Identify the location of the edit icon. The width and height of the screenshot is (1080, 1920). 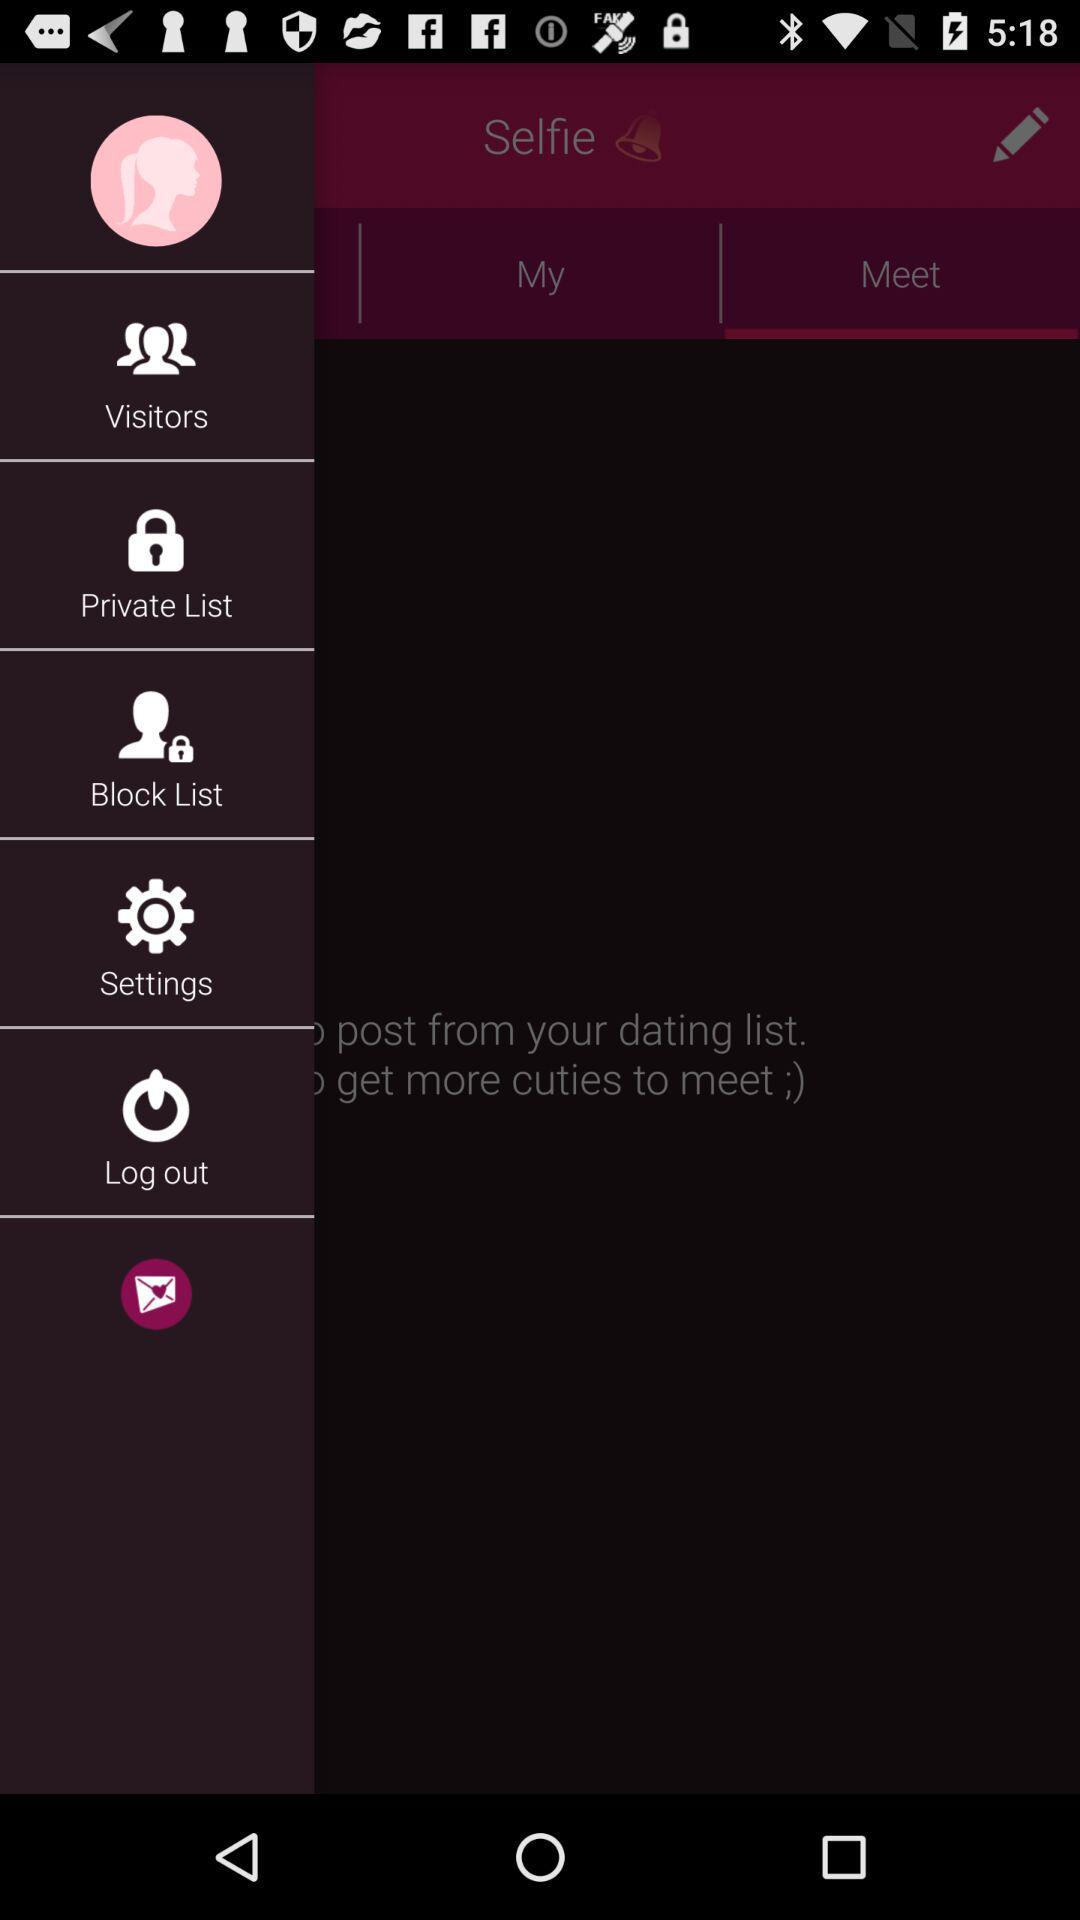
(1020, 143).